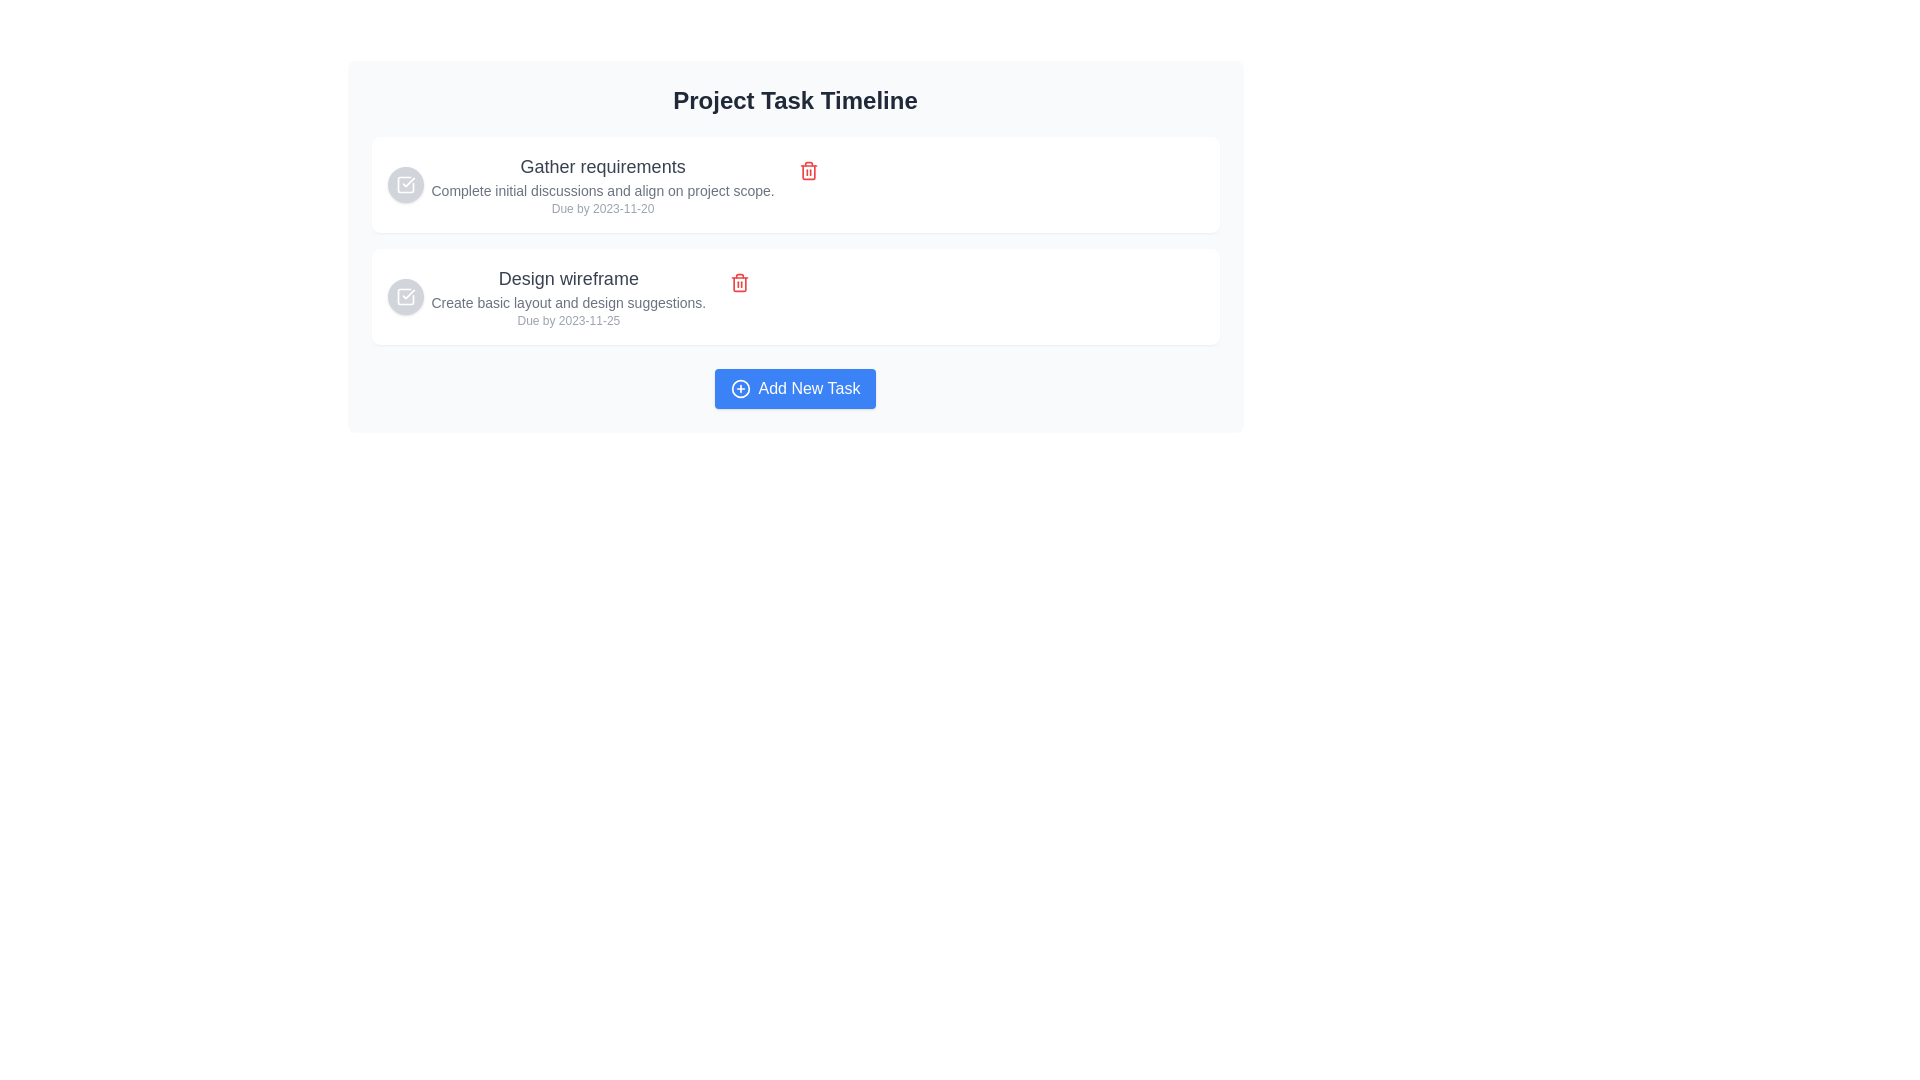 This screenshot has height=1080, width=1920. Describe the element at coordinates (567, 319) in the screenshot. I see `the text label that informs the user of the deadline for the associated task, located at the bottom of the 'Design wireframe' task card, beneath the description text 'Create basic layout and design suggestions.'` at that location.